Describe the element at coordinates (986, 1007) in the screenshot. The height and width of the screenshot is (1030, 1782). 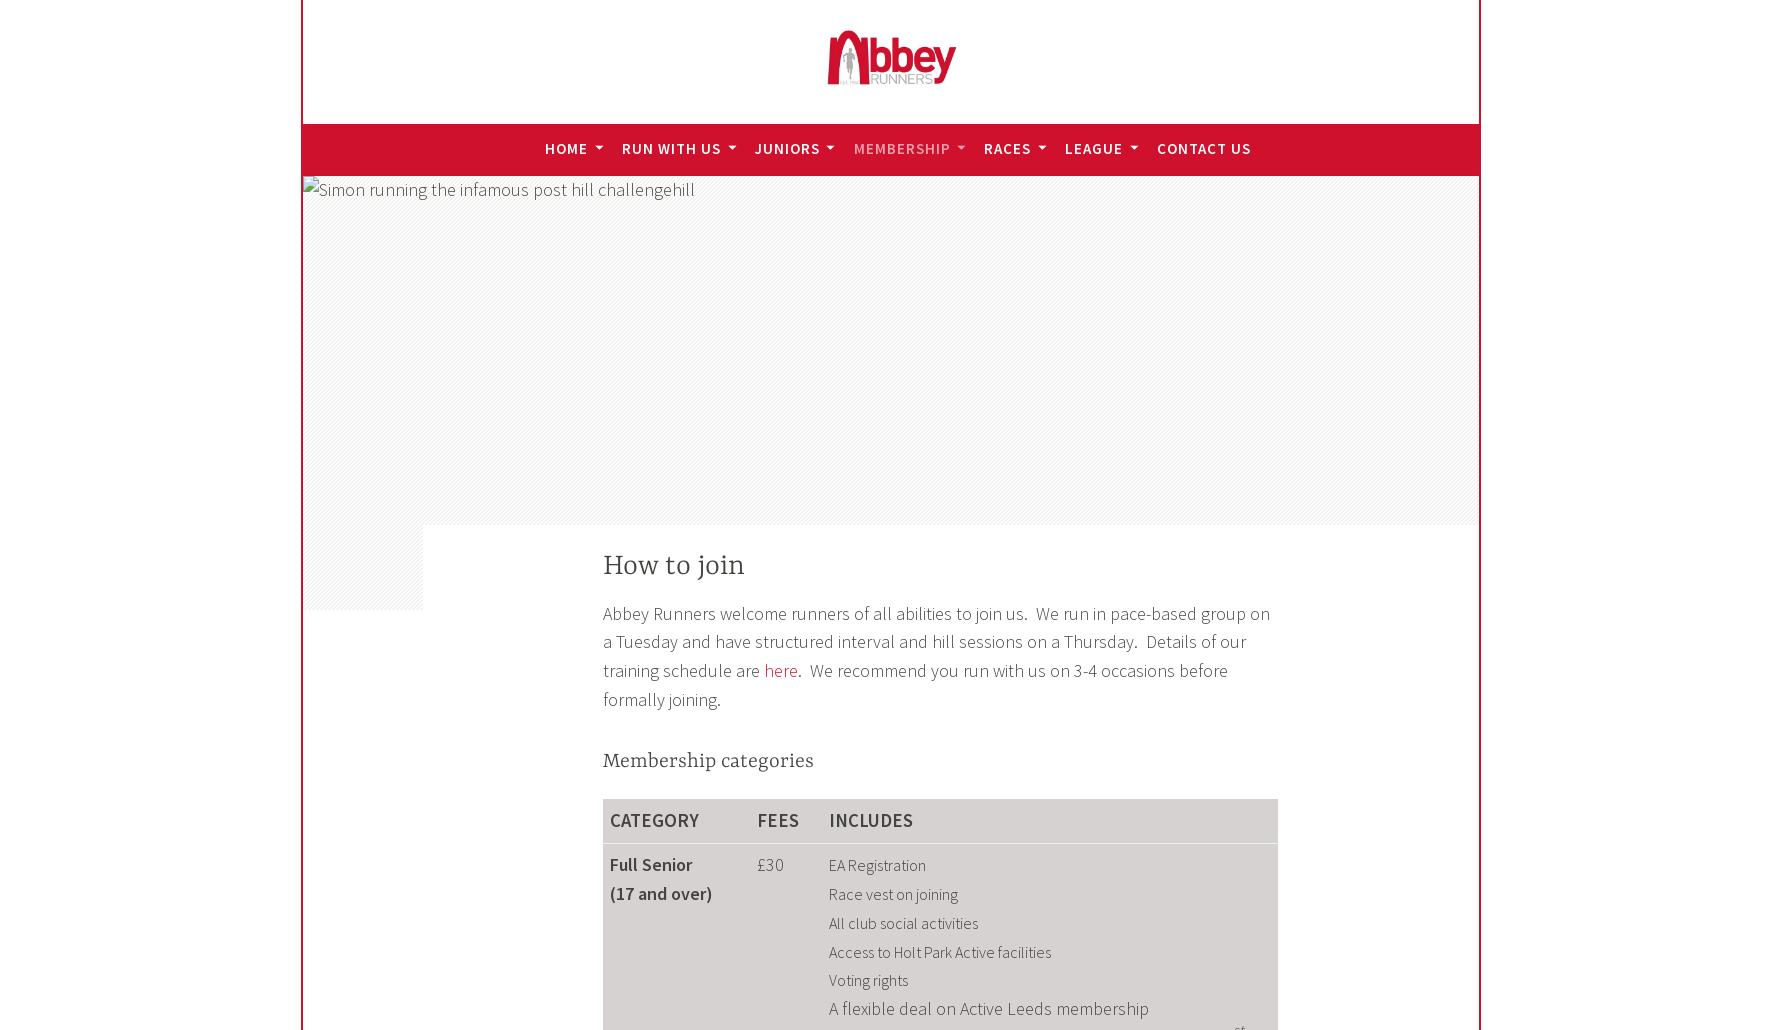
I see `'A flexible deal on Active Leeds membership'` at that location.